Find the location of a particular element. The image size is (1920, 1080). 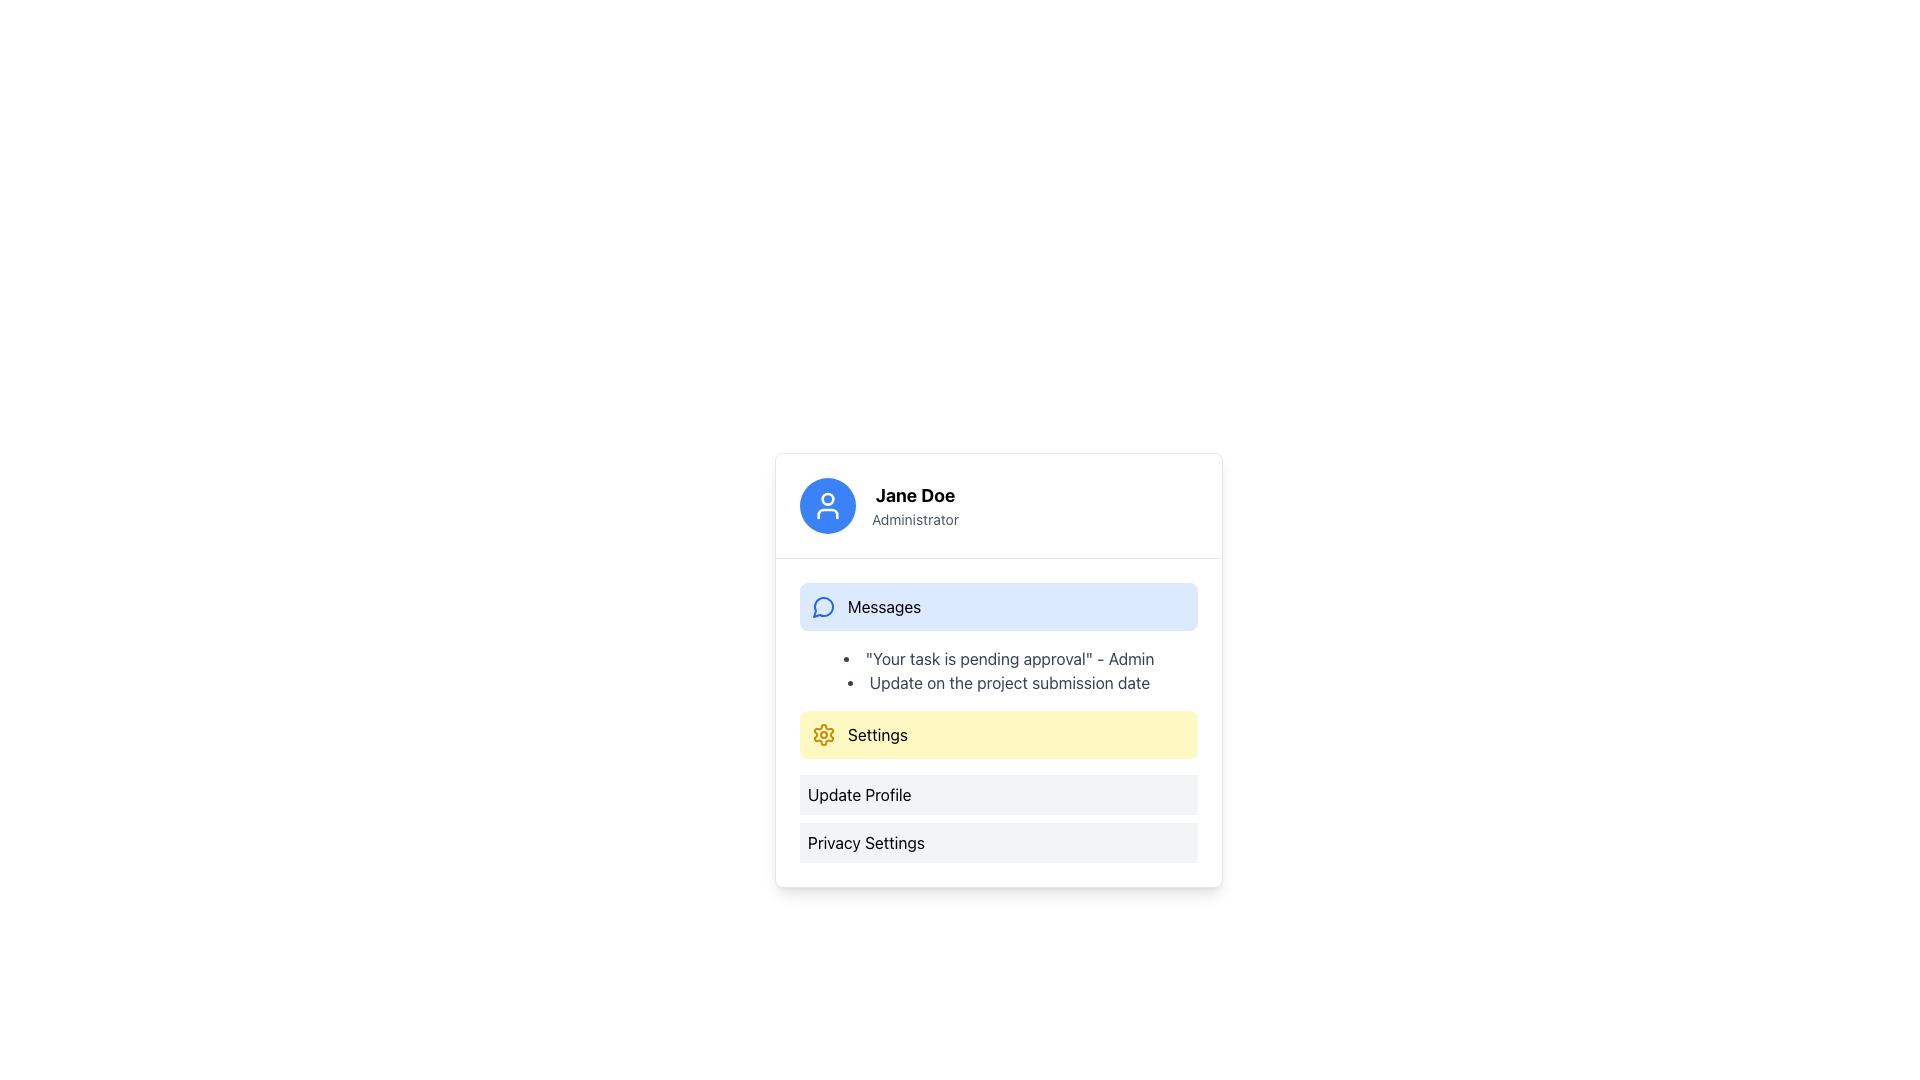

the text block containing the message 'Your task is pending approval' - Admin and the update note 'Update on the project submission date', which is styled in gray and positioned between the 'Messages' section and the 'Settings' button is located at coordinates (998, 671).